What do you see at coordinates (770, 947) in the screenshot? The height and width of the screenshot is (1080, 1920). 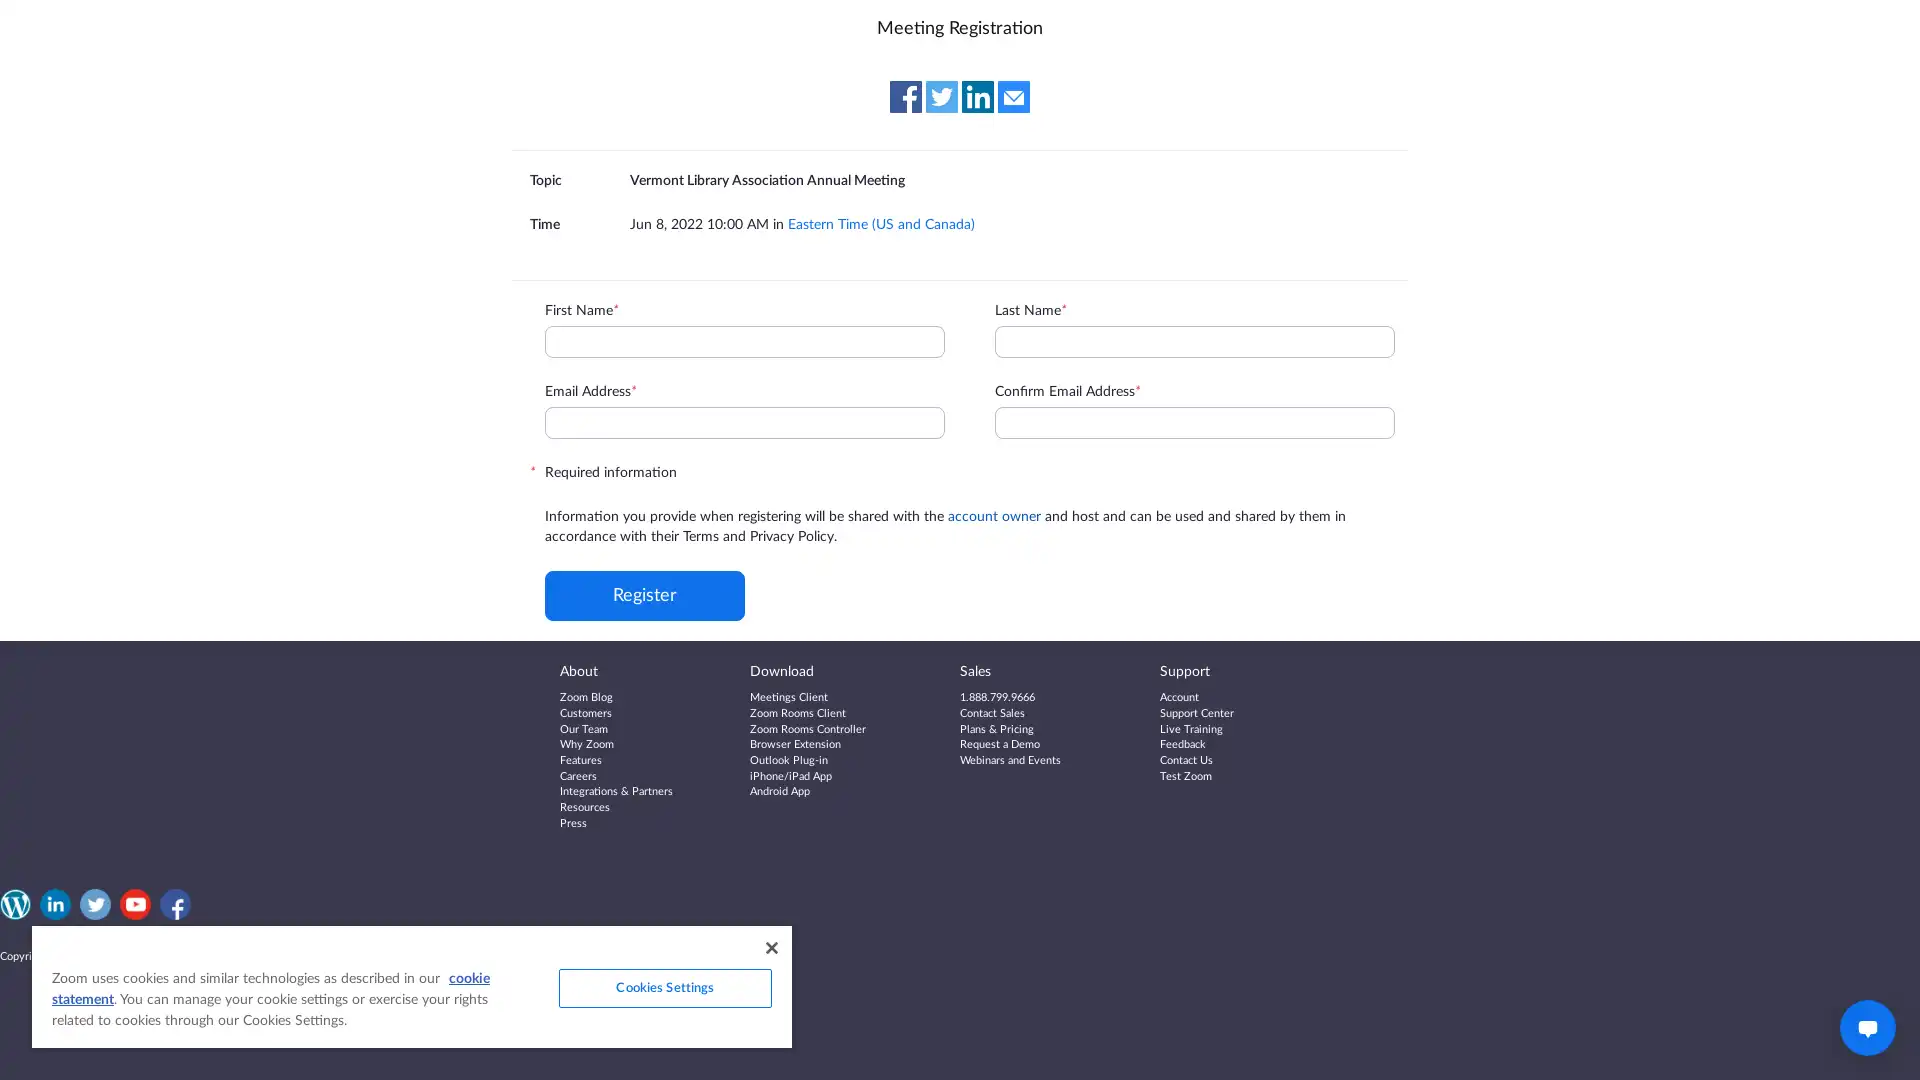 I see `Close` at bounding box center [770, 947].